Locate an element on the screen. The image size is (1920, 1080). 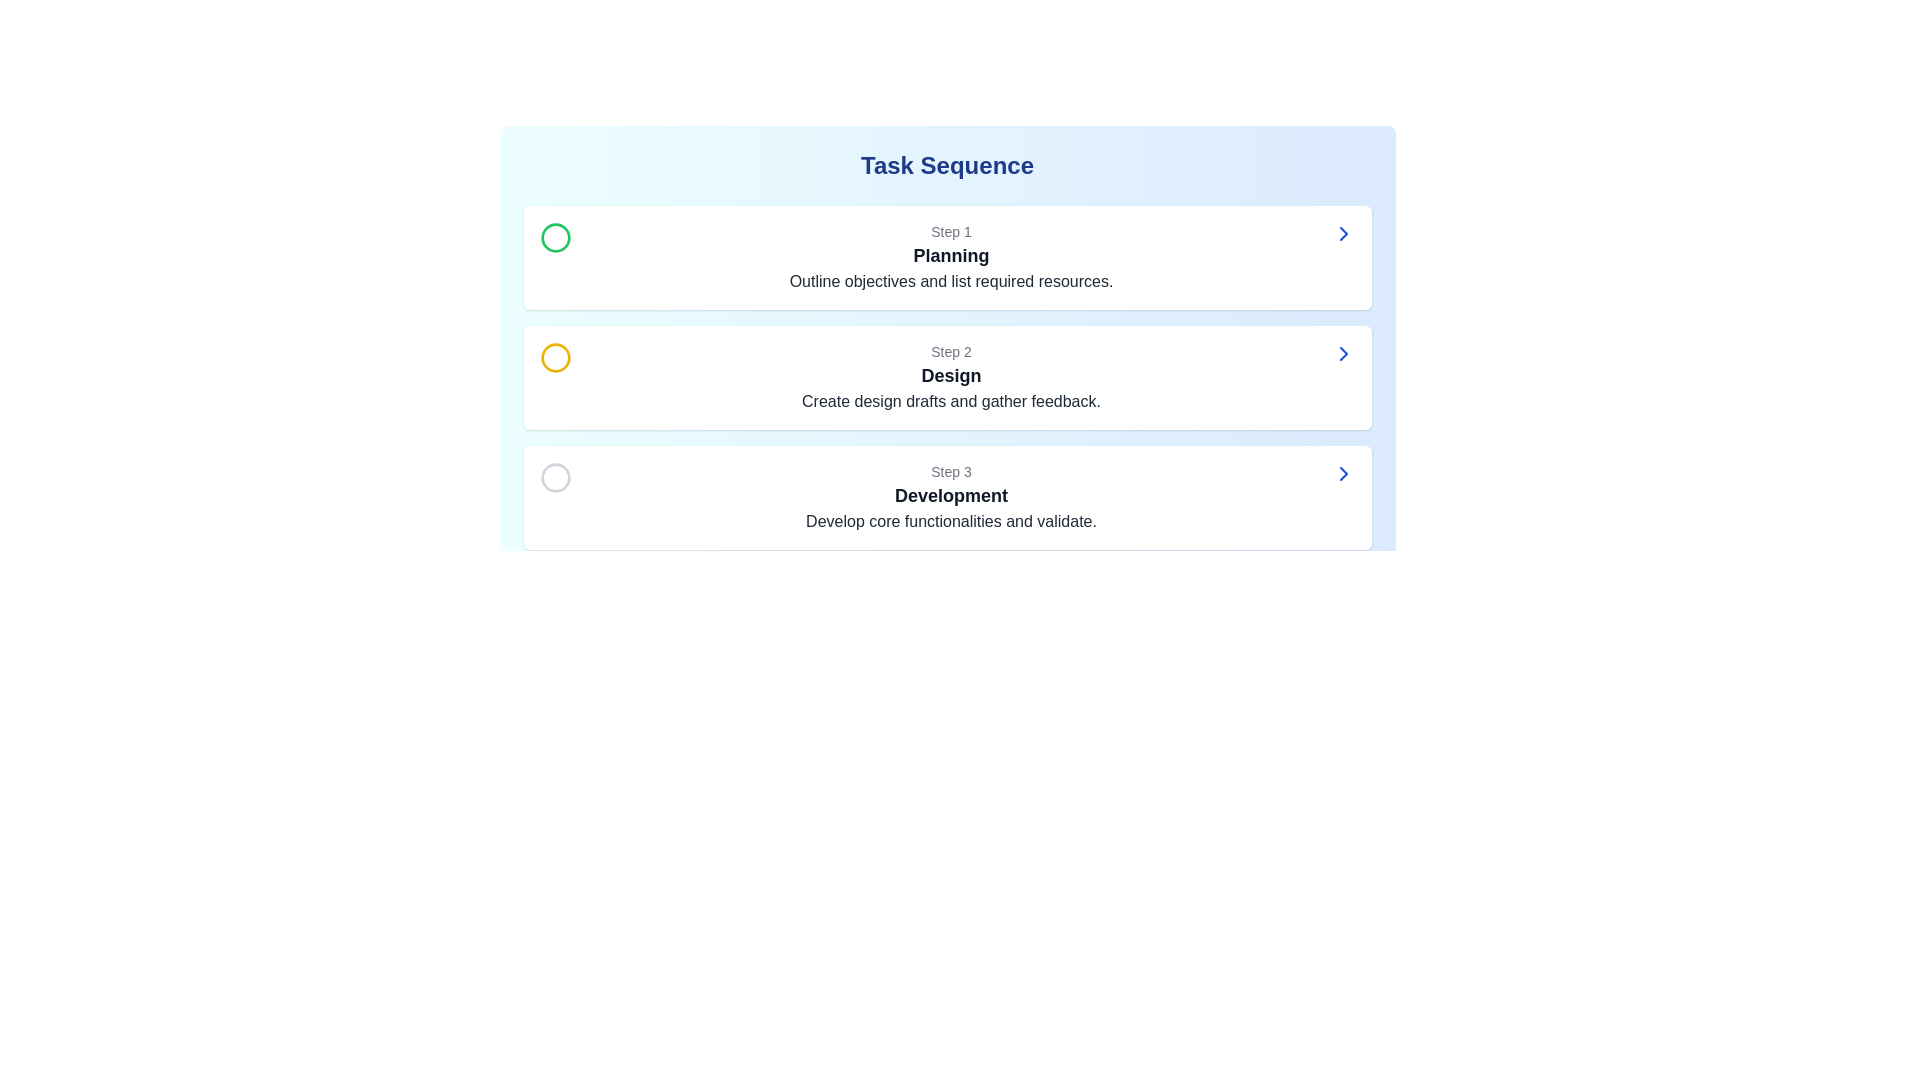
the circular state indicator icon to the far left of 'Step 3 Development', which indicates the status of the task step is located at coordinates (555, 478).